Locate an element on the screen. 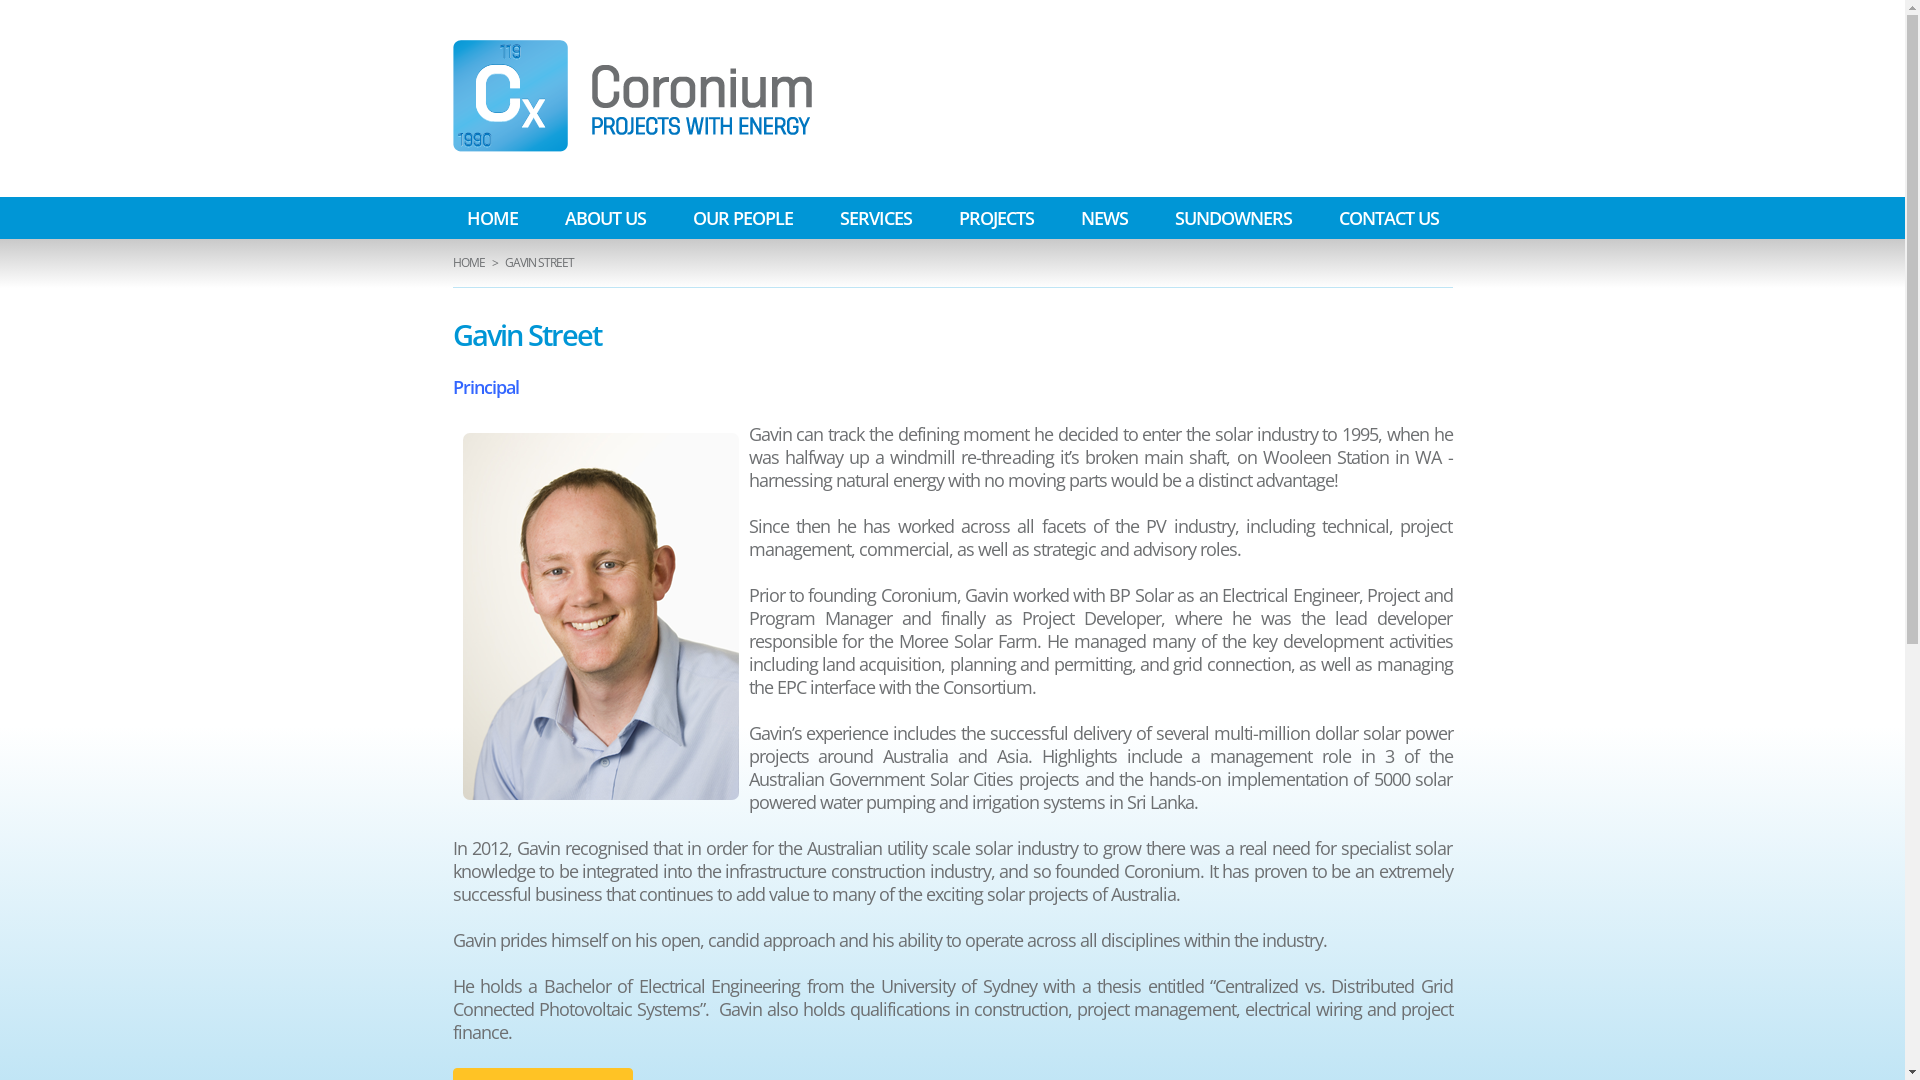  'NEWS' is located at coordinates (1102, 218).